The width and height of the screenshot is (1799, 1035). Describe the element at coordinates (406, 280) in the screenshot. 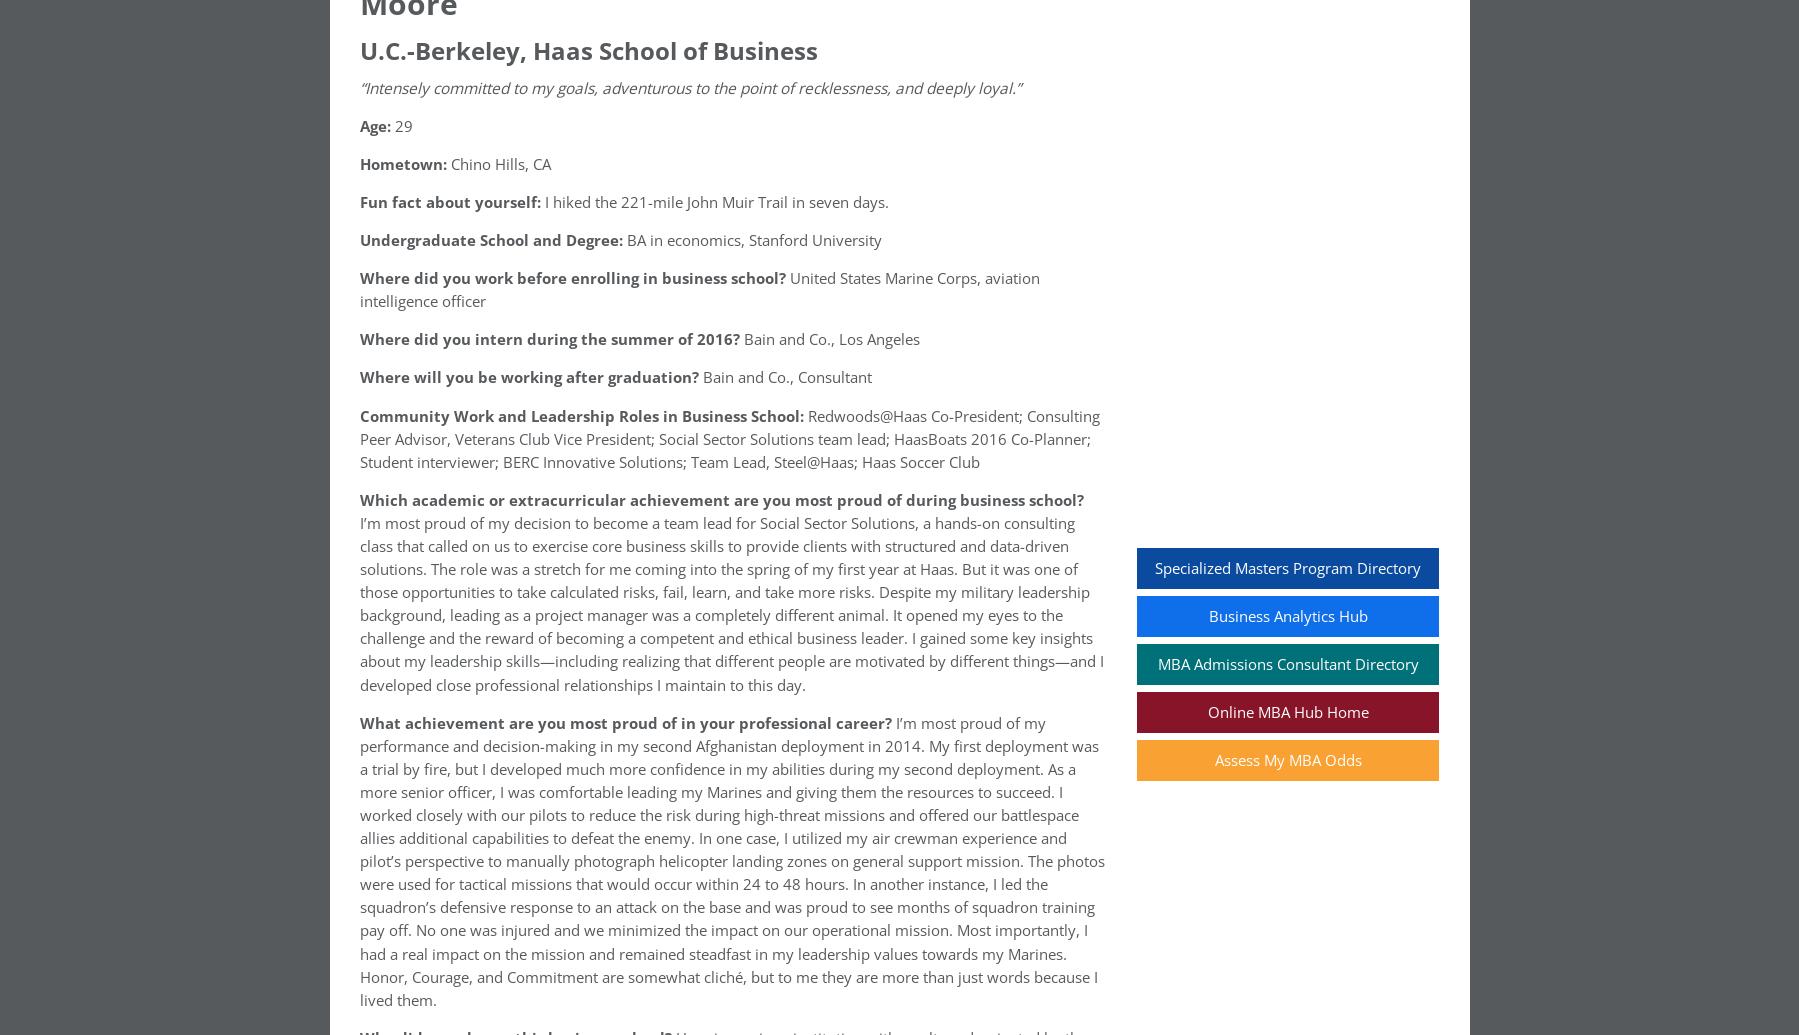

I see `'DON’T MISS:'` at that location.